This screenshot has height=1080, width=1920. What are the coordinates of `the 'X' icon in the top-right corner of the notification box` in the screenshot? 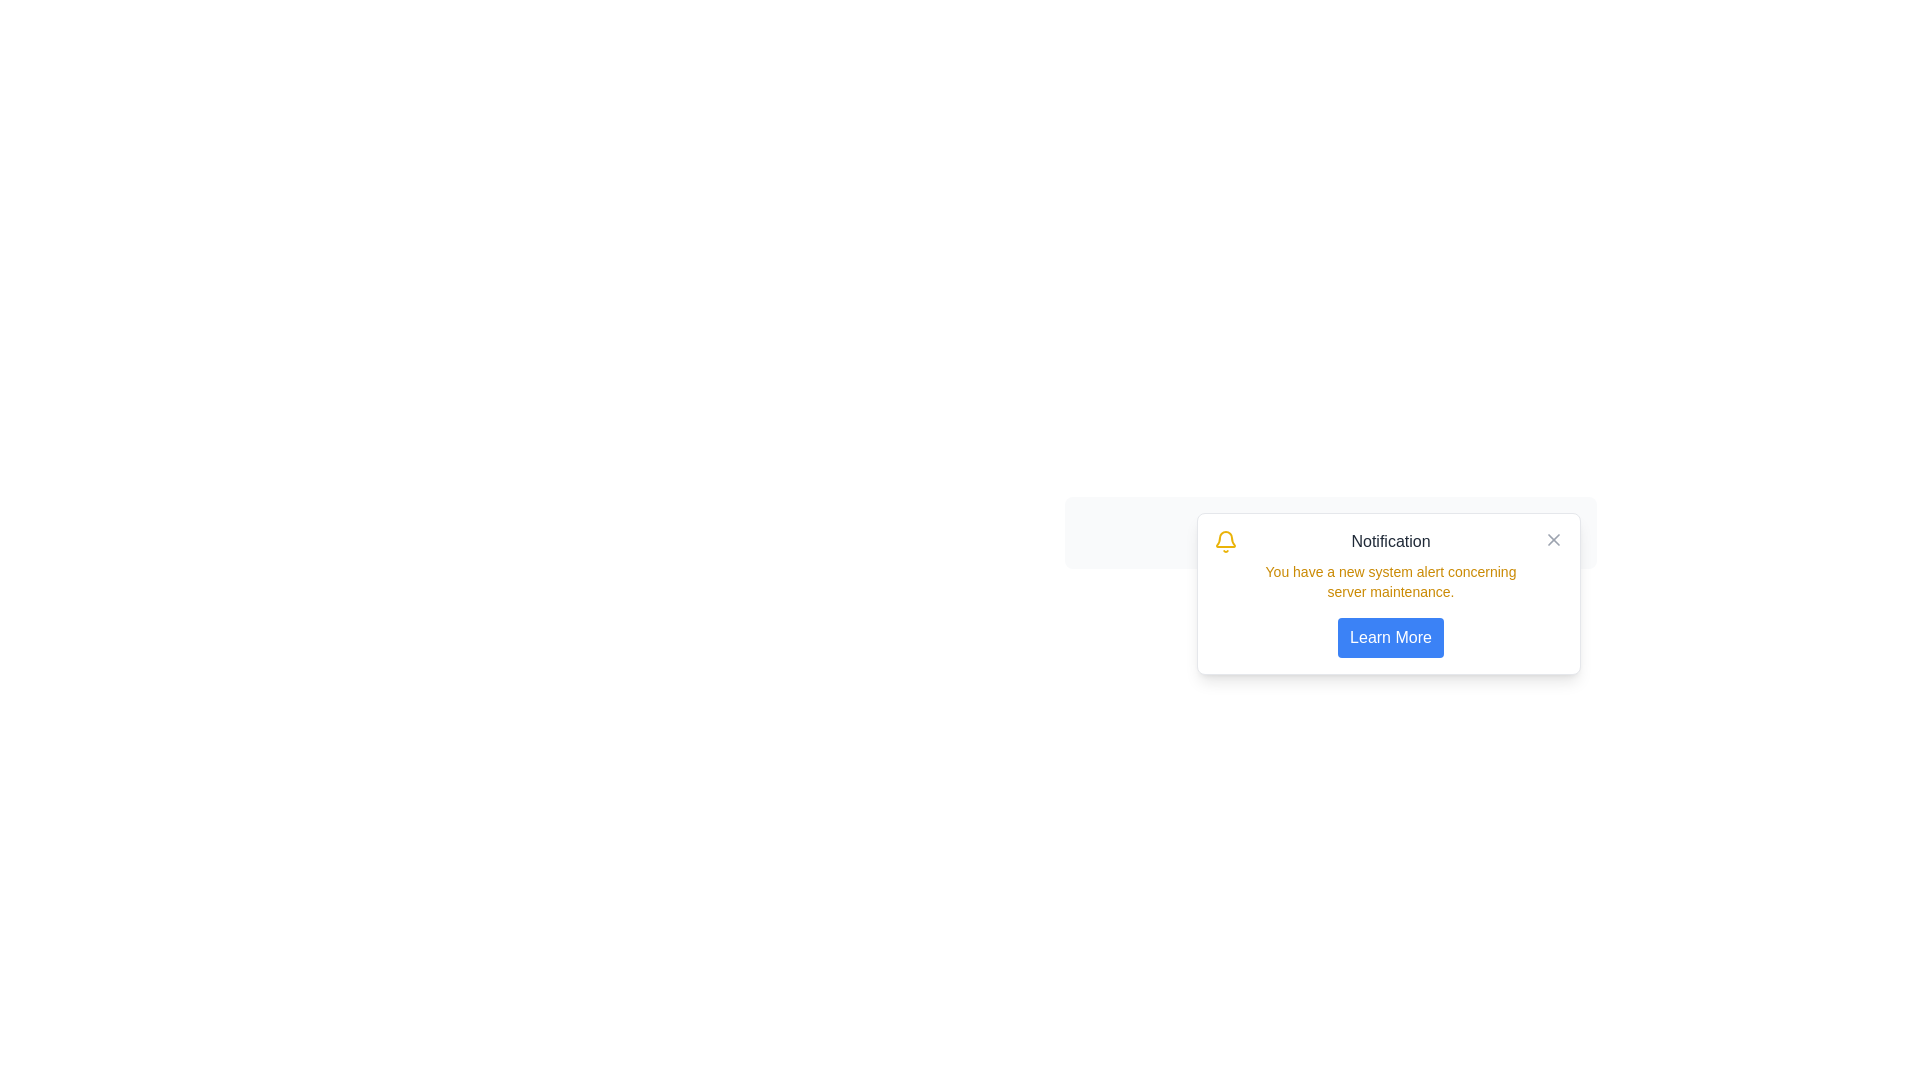 It's located at (1553, 540).